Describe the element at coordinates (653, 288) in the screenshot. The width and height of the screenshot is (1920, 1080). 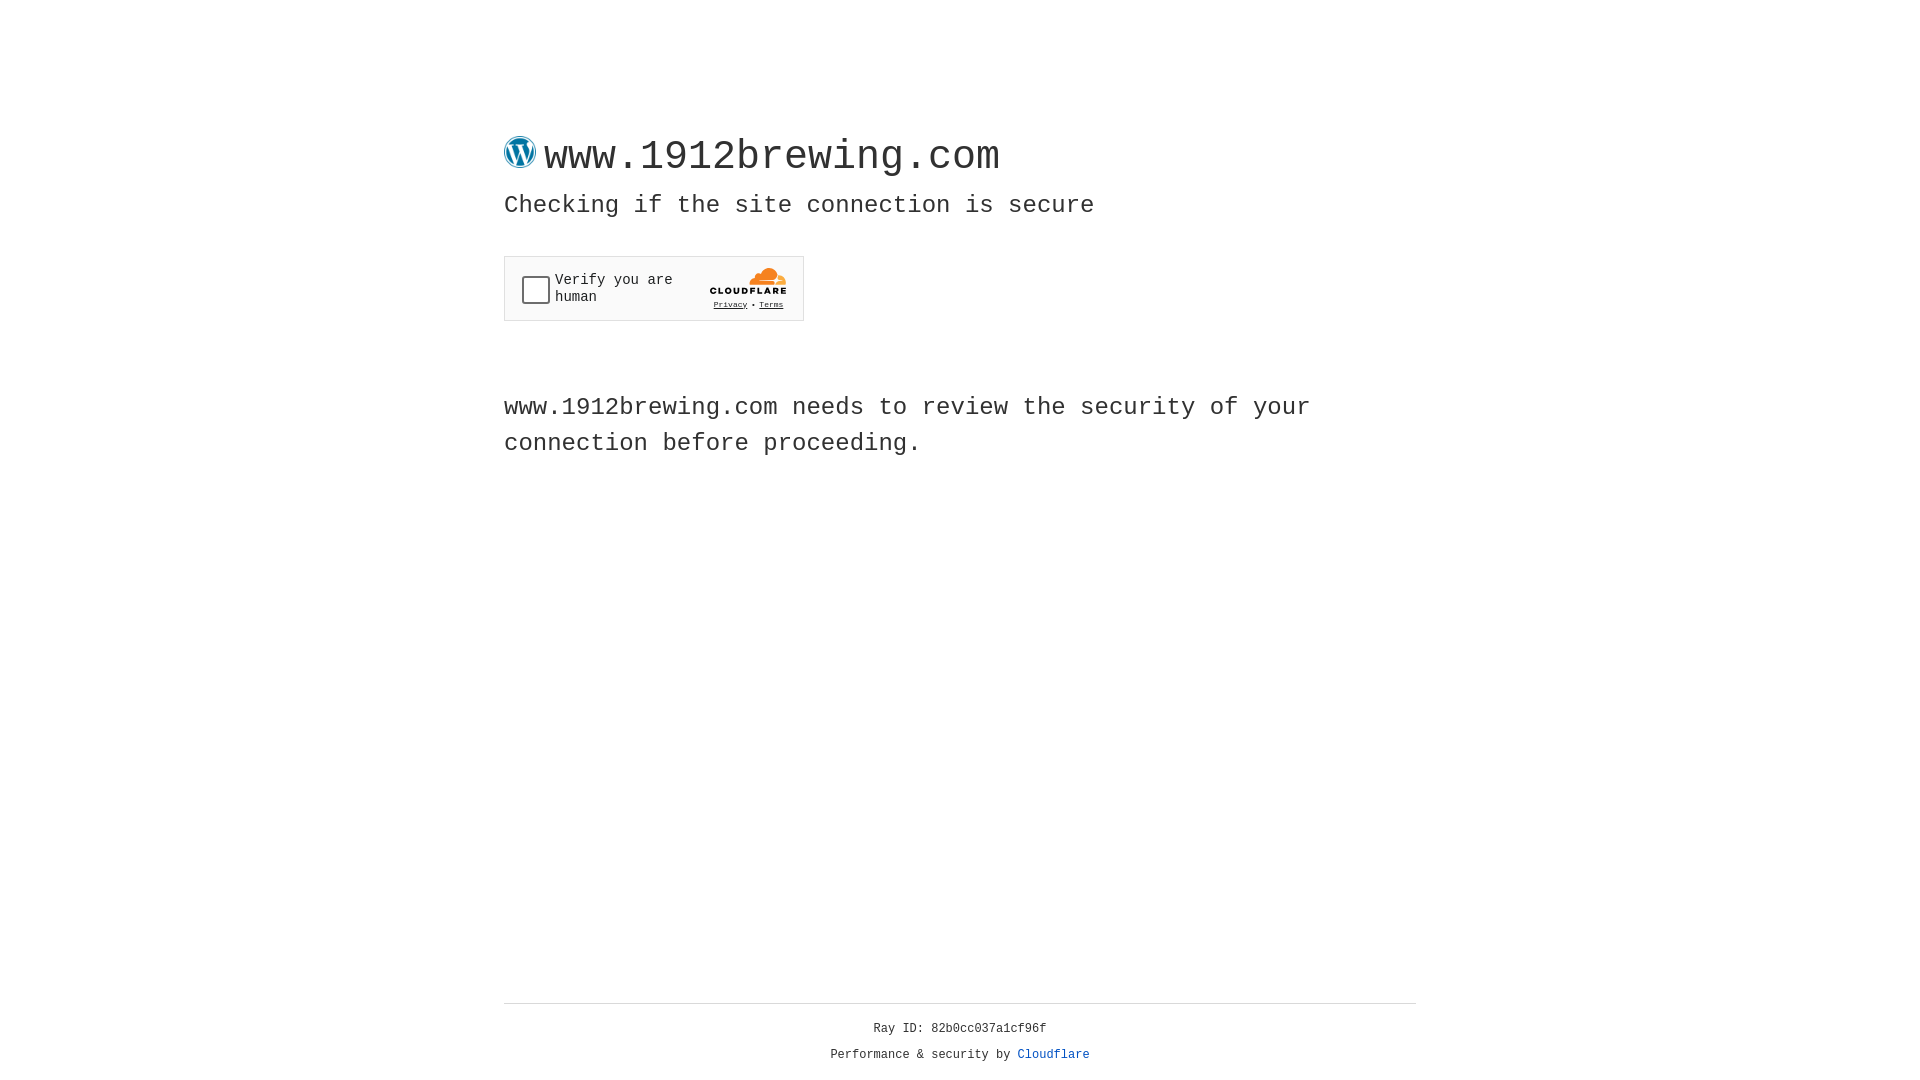
I see `'Widget containing a Cloudflare security challenge'` at that location.